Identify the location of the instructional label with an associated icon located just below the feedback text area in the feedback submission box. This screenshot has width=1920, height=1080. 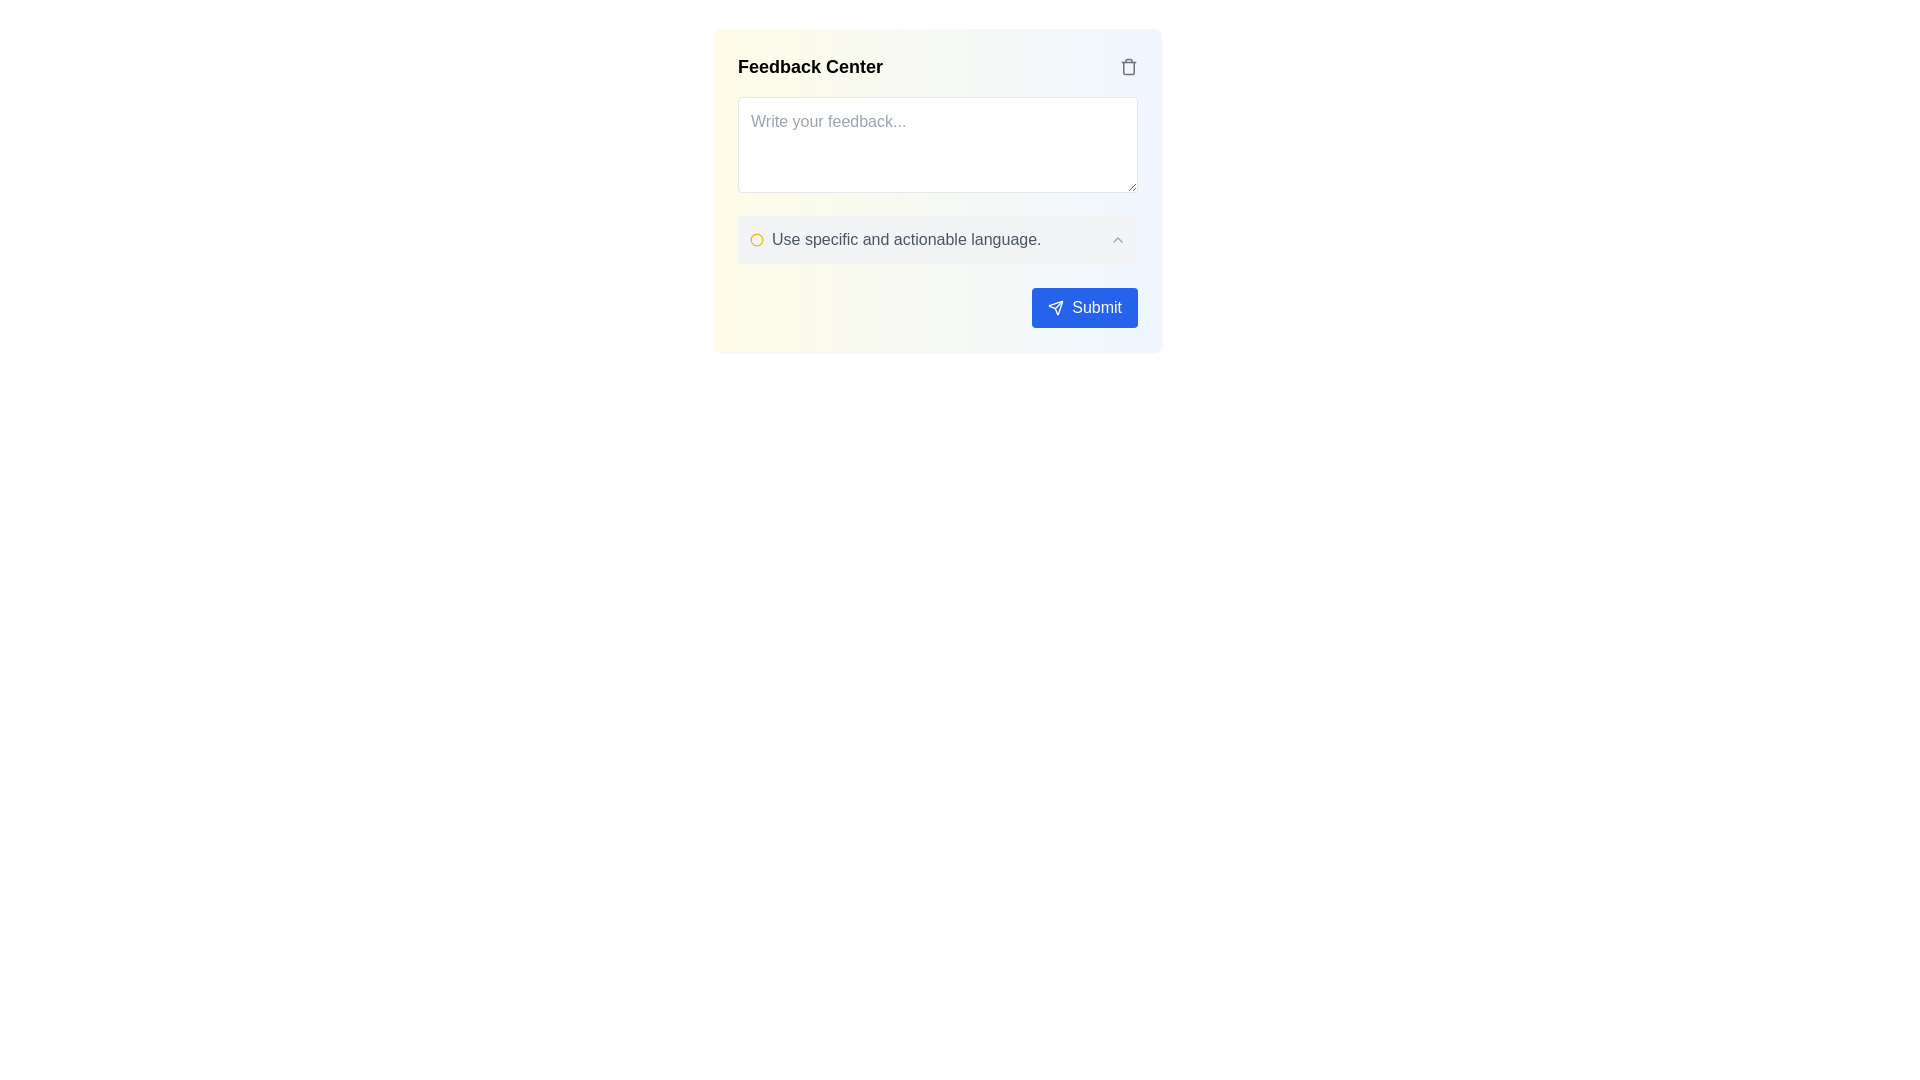
(894, 238).